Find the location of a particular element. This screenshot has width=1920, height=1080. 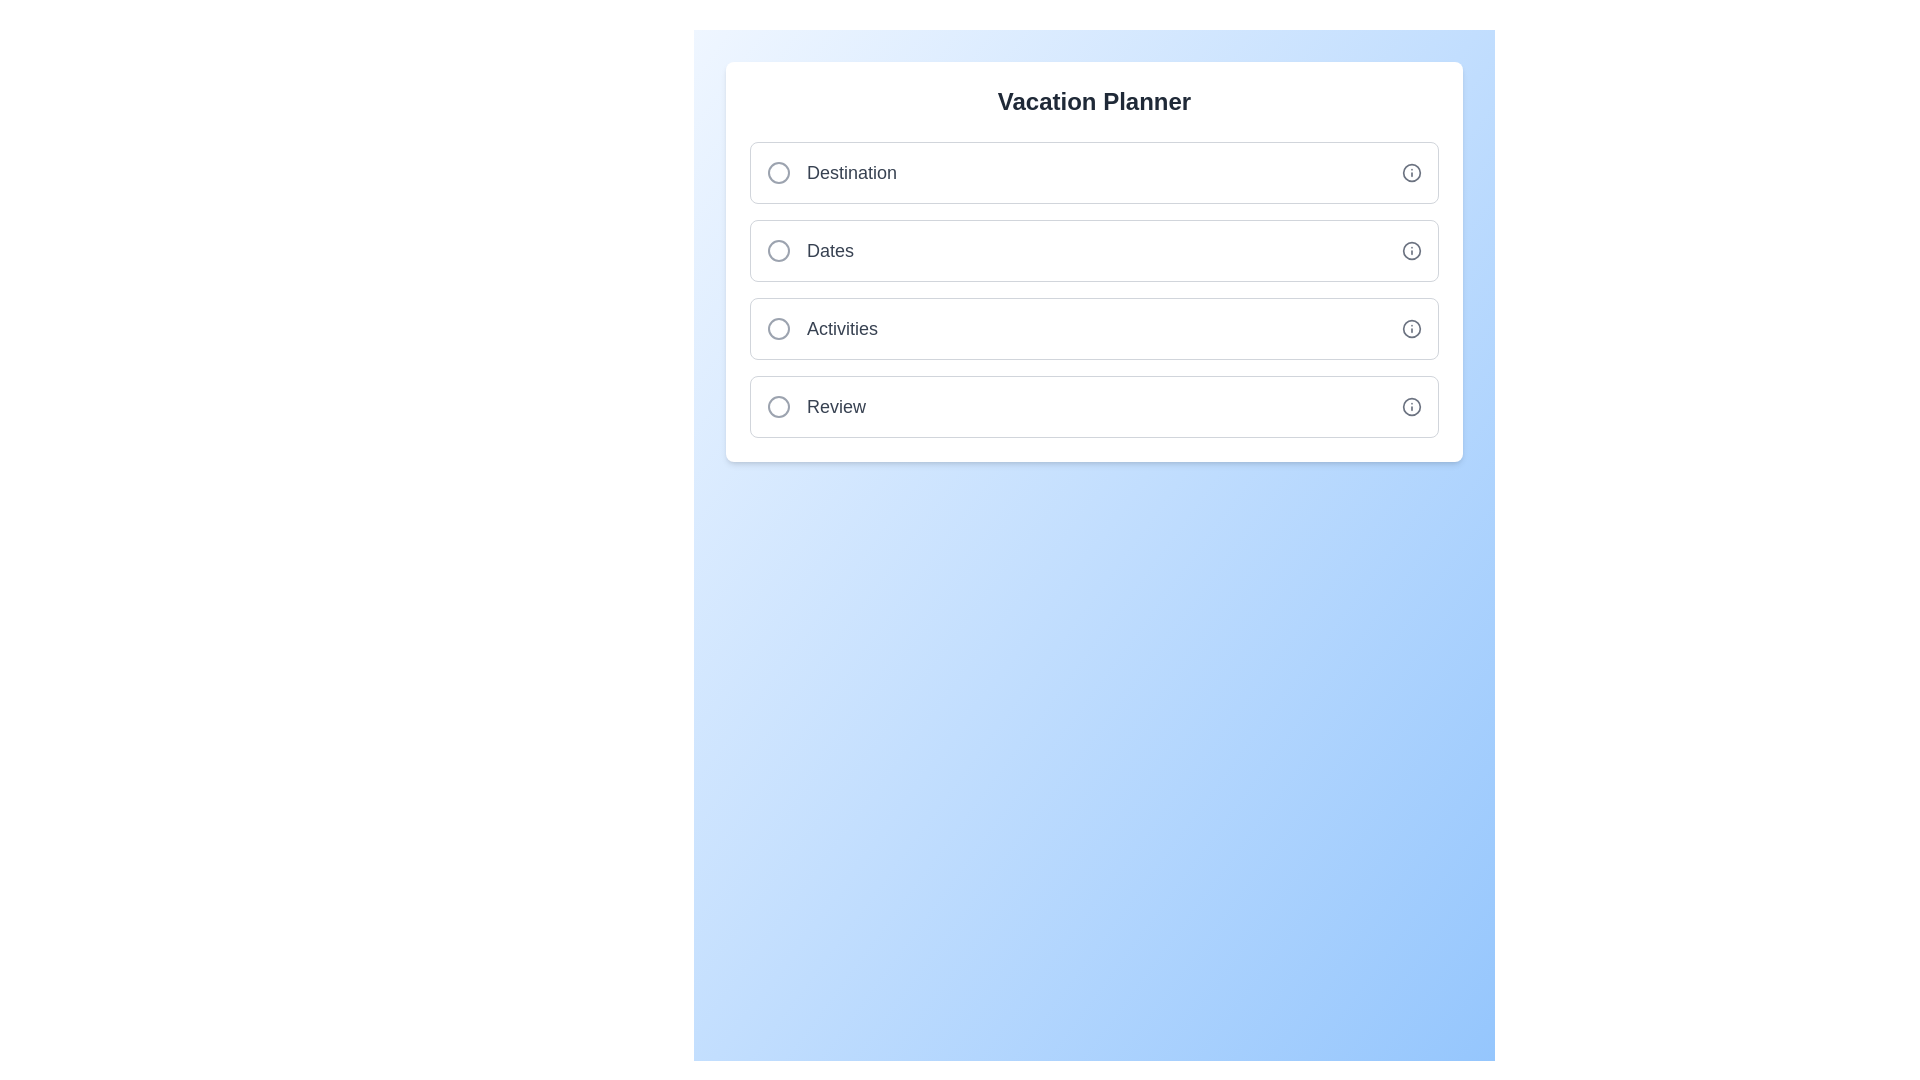

the 'Info' icon of the Destination step to view additional information is located at coordinates (1410, 172).